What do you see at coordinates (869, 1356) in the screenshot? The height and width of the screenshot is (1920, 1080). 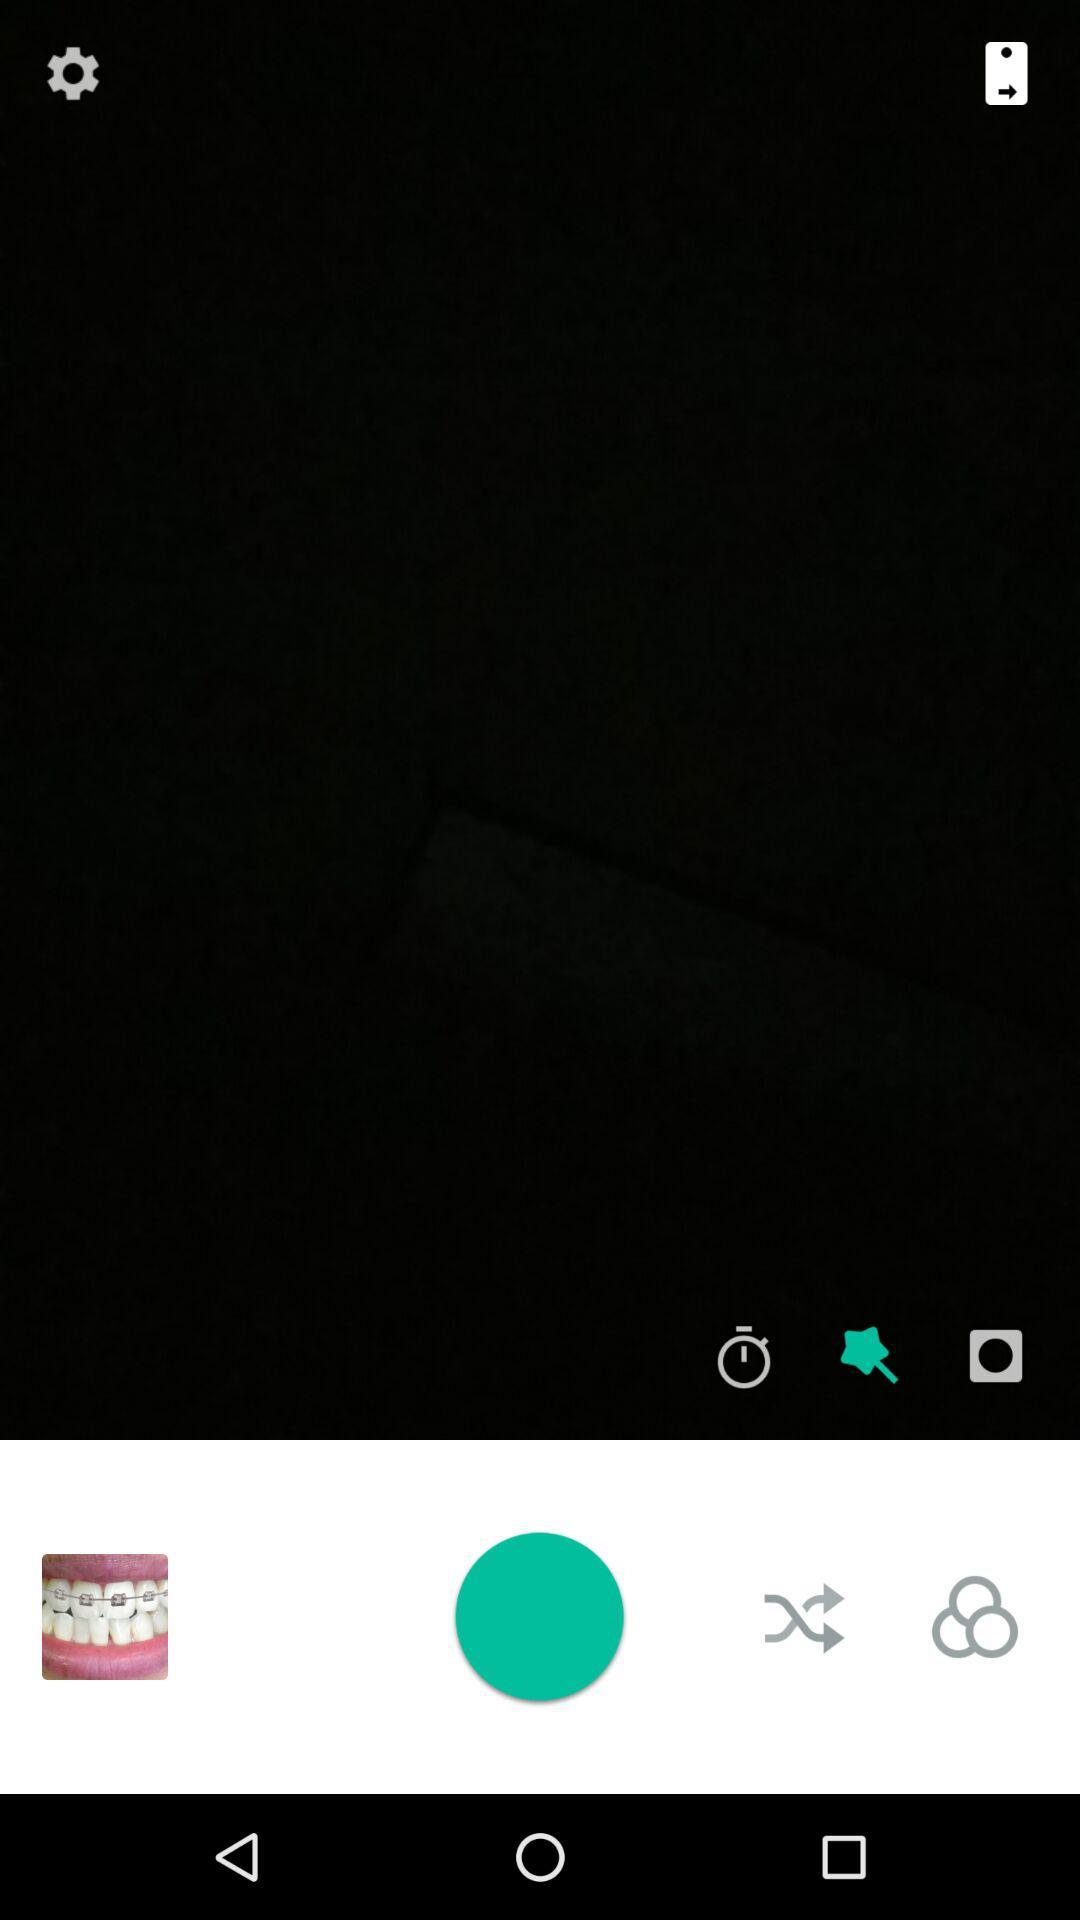 I see `as favorite` at bounding box center [869, 1356].